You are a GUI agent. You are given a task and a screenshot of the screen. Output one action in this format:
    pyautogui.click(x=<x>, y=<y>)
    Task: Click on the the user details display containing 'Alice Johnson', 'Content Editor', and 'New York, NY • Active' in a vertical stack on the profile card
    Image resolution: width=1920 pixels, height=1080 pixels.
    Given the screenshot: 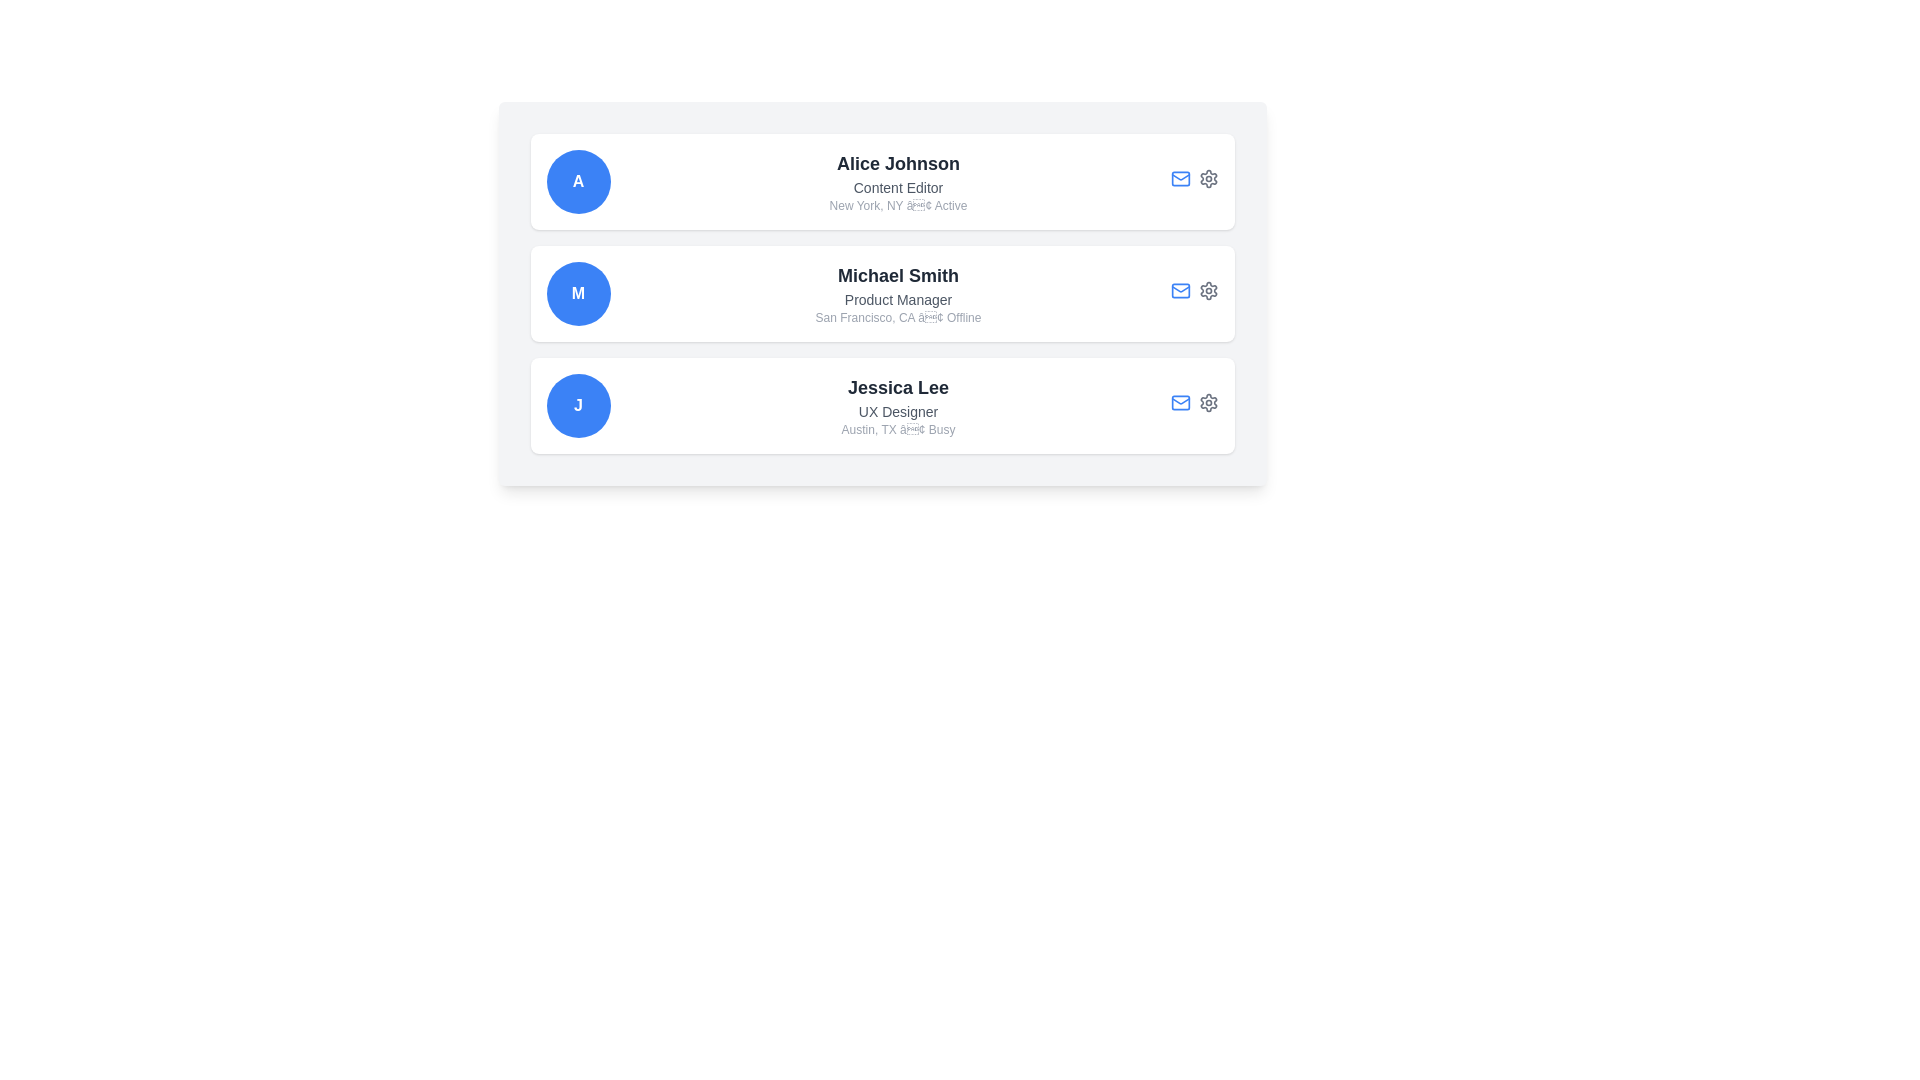 What is the action you would take?
    pyautogui.click(x=897, y=181)
    